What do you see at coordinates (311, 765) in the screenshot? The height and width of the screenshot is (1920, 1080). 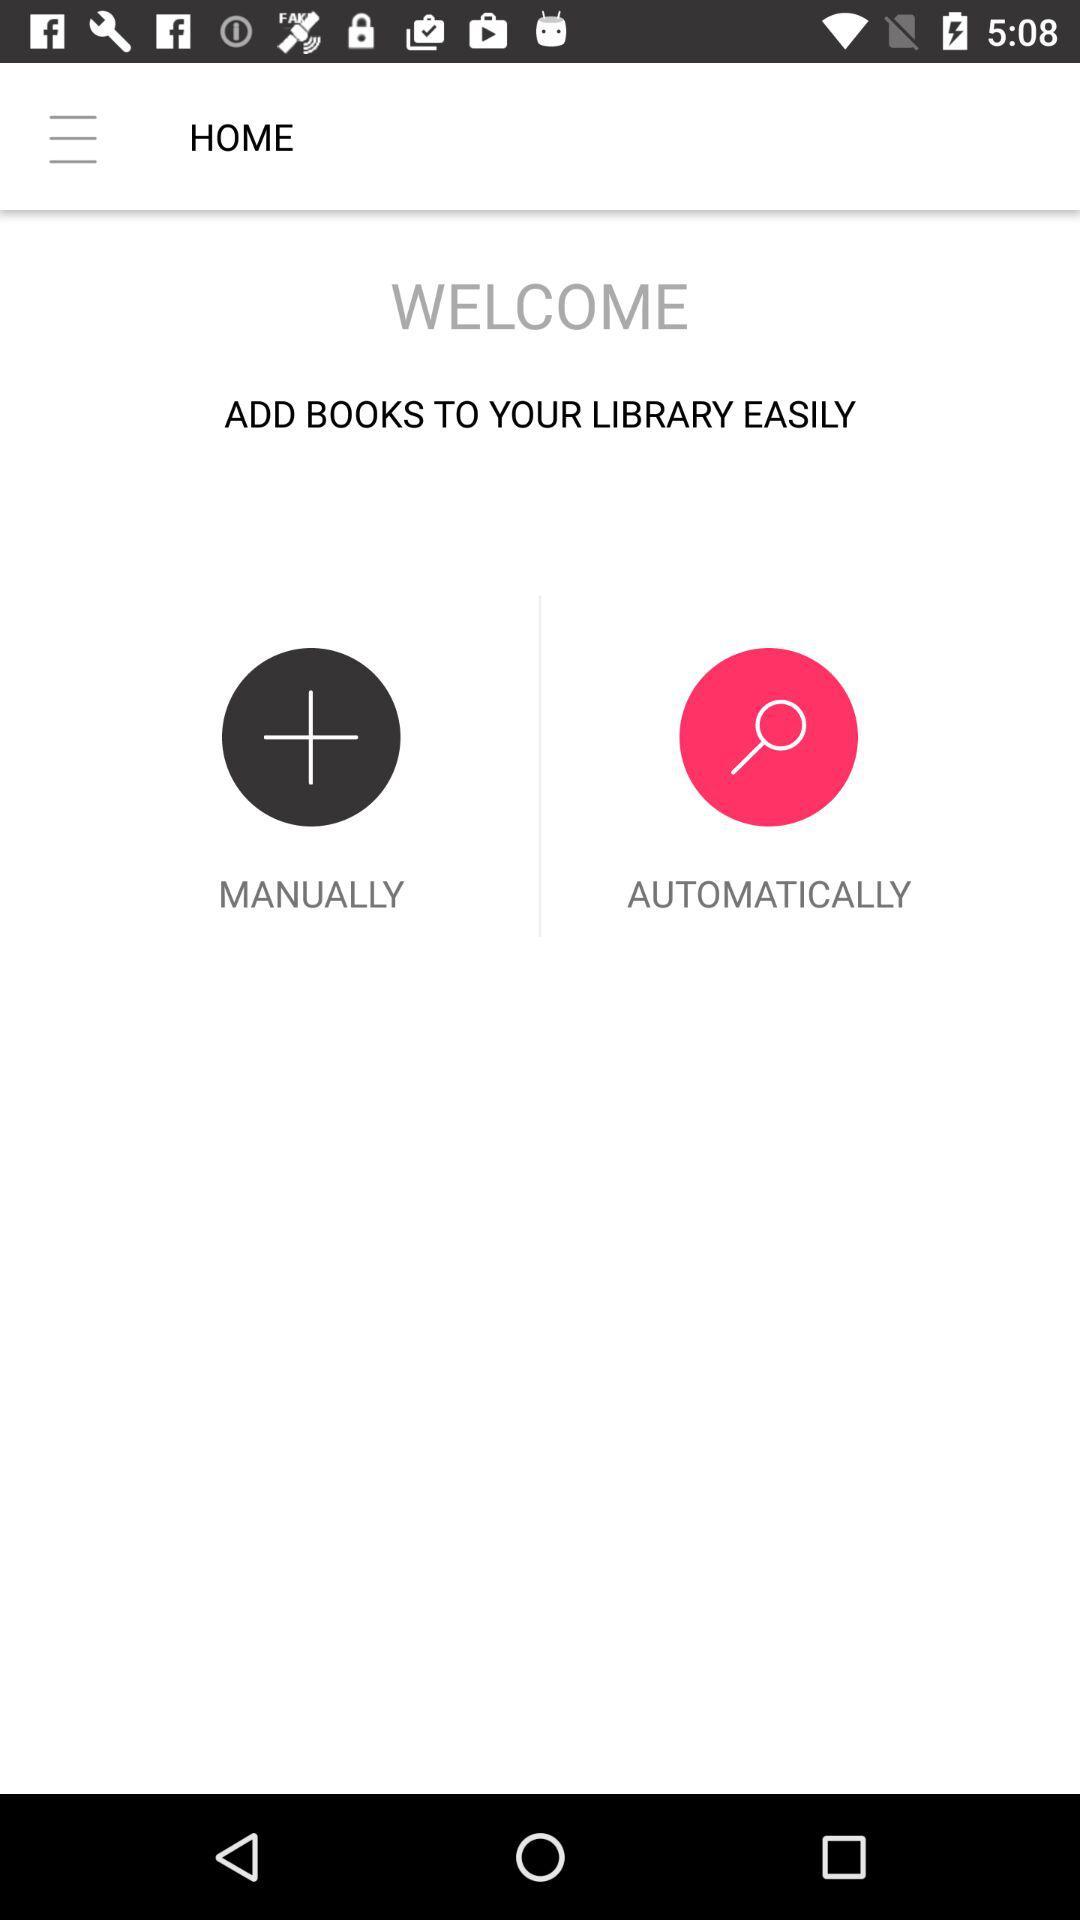 I see `item on the left` at bounding box center [311, 765].